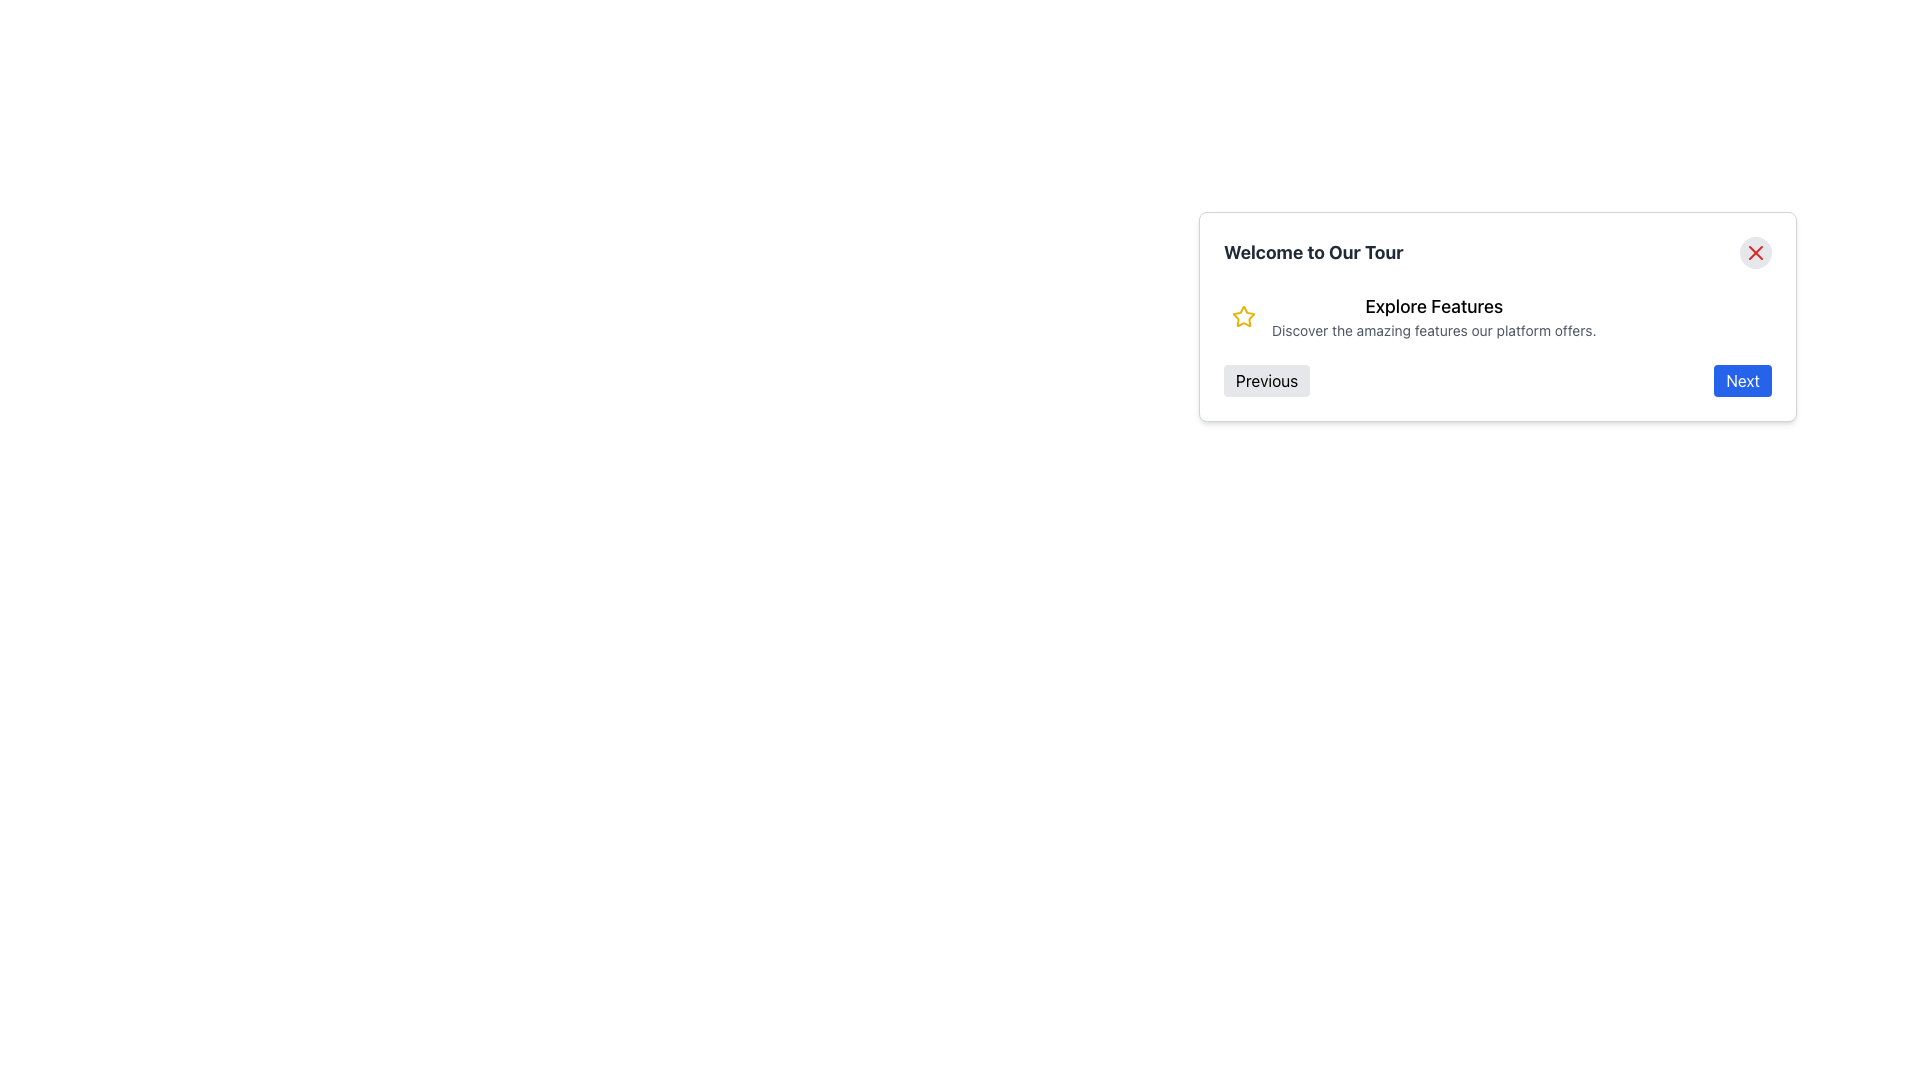 This screenshot has width=1920, height=1080. I want to click on prominent text label displaying 'Explore Features', which is styled in bold black font against a white background and positioned above smaller descriptive text, so click(1433, 307).